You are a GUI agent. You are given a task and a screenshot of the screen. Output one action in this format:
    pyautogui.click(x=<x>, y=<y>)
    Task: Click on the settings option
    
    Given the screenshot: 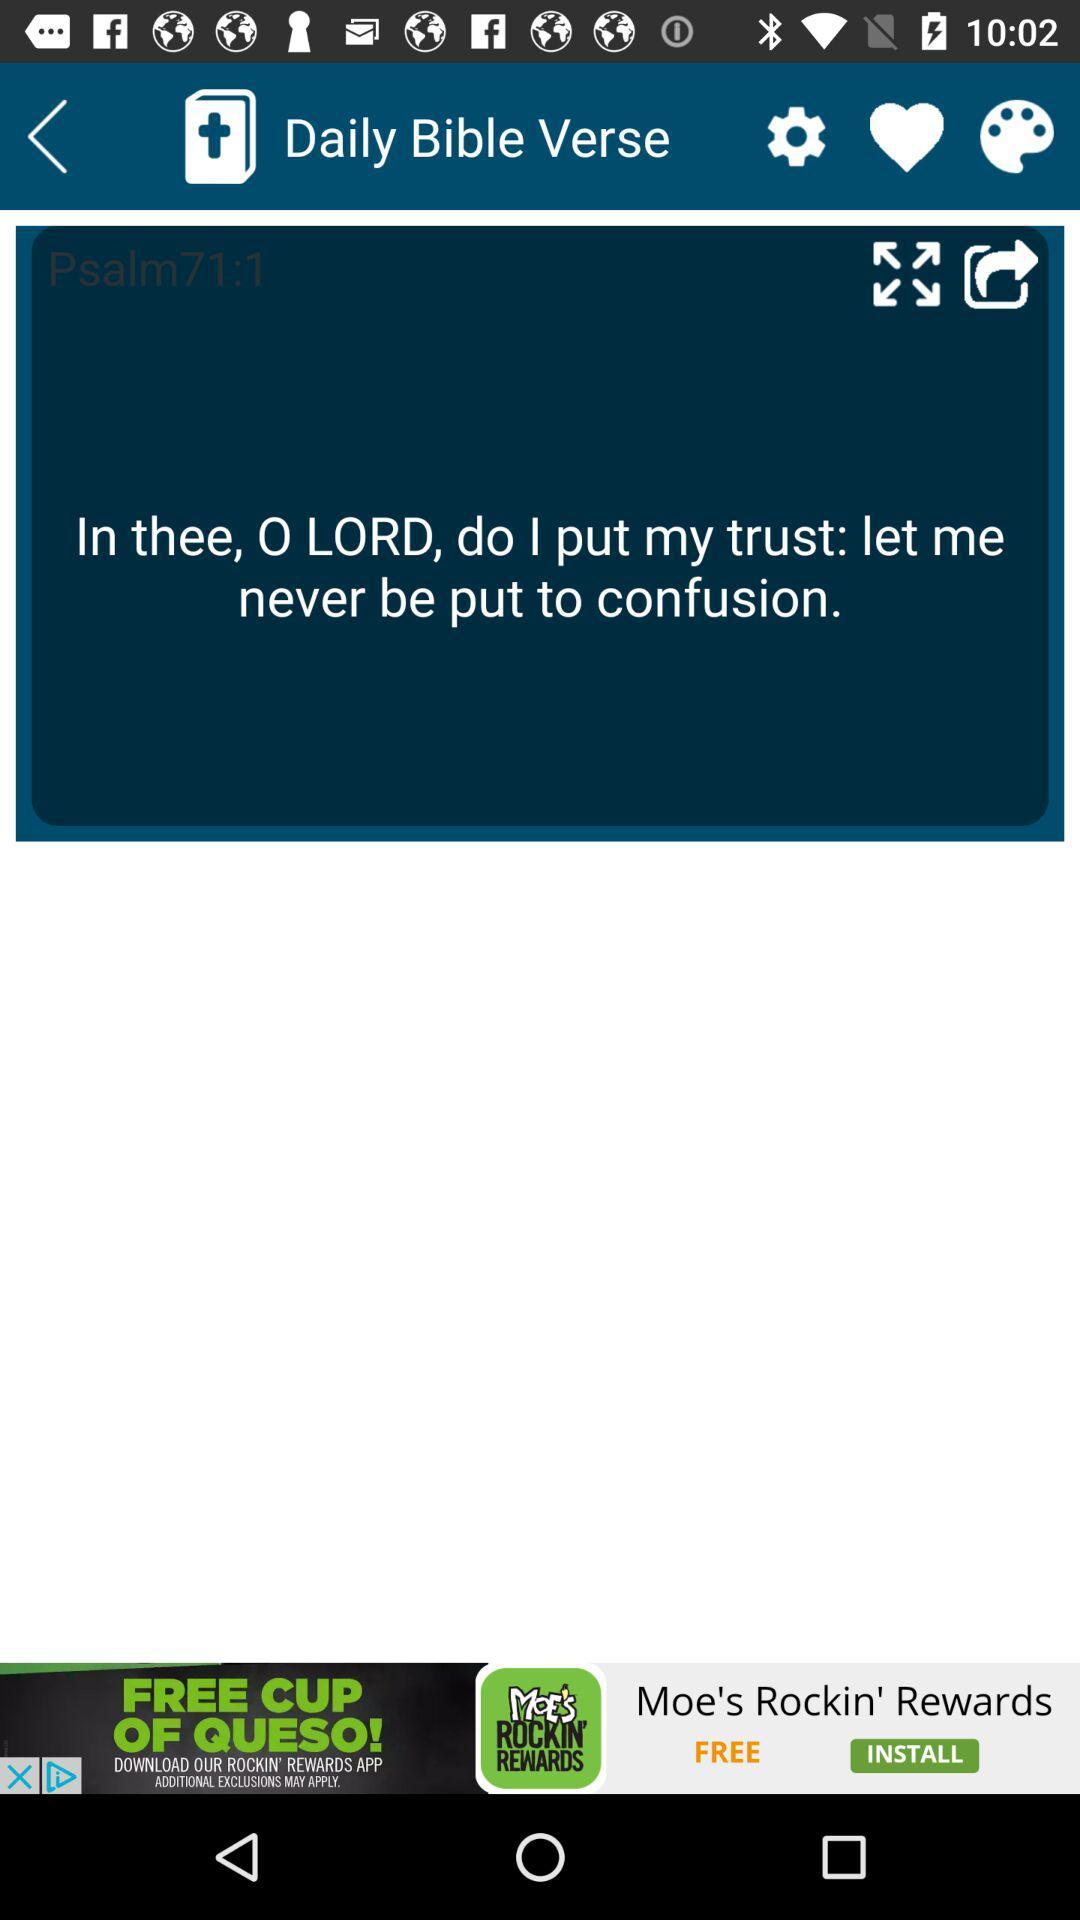 What is the action you would take?
    pyautogui.click(x=795, y=135)
    